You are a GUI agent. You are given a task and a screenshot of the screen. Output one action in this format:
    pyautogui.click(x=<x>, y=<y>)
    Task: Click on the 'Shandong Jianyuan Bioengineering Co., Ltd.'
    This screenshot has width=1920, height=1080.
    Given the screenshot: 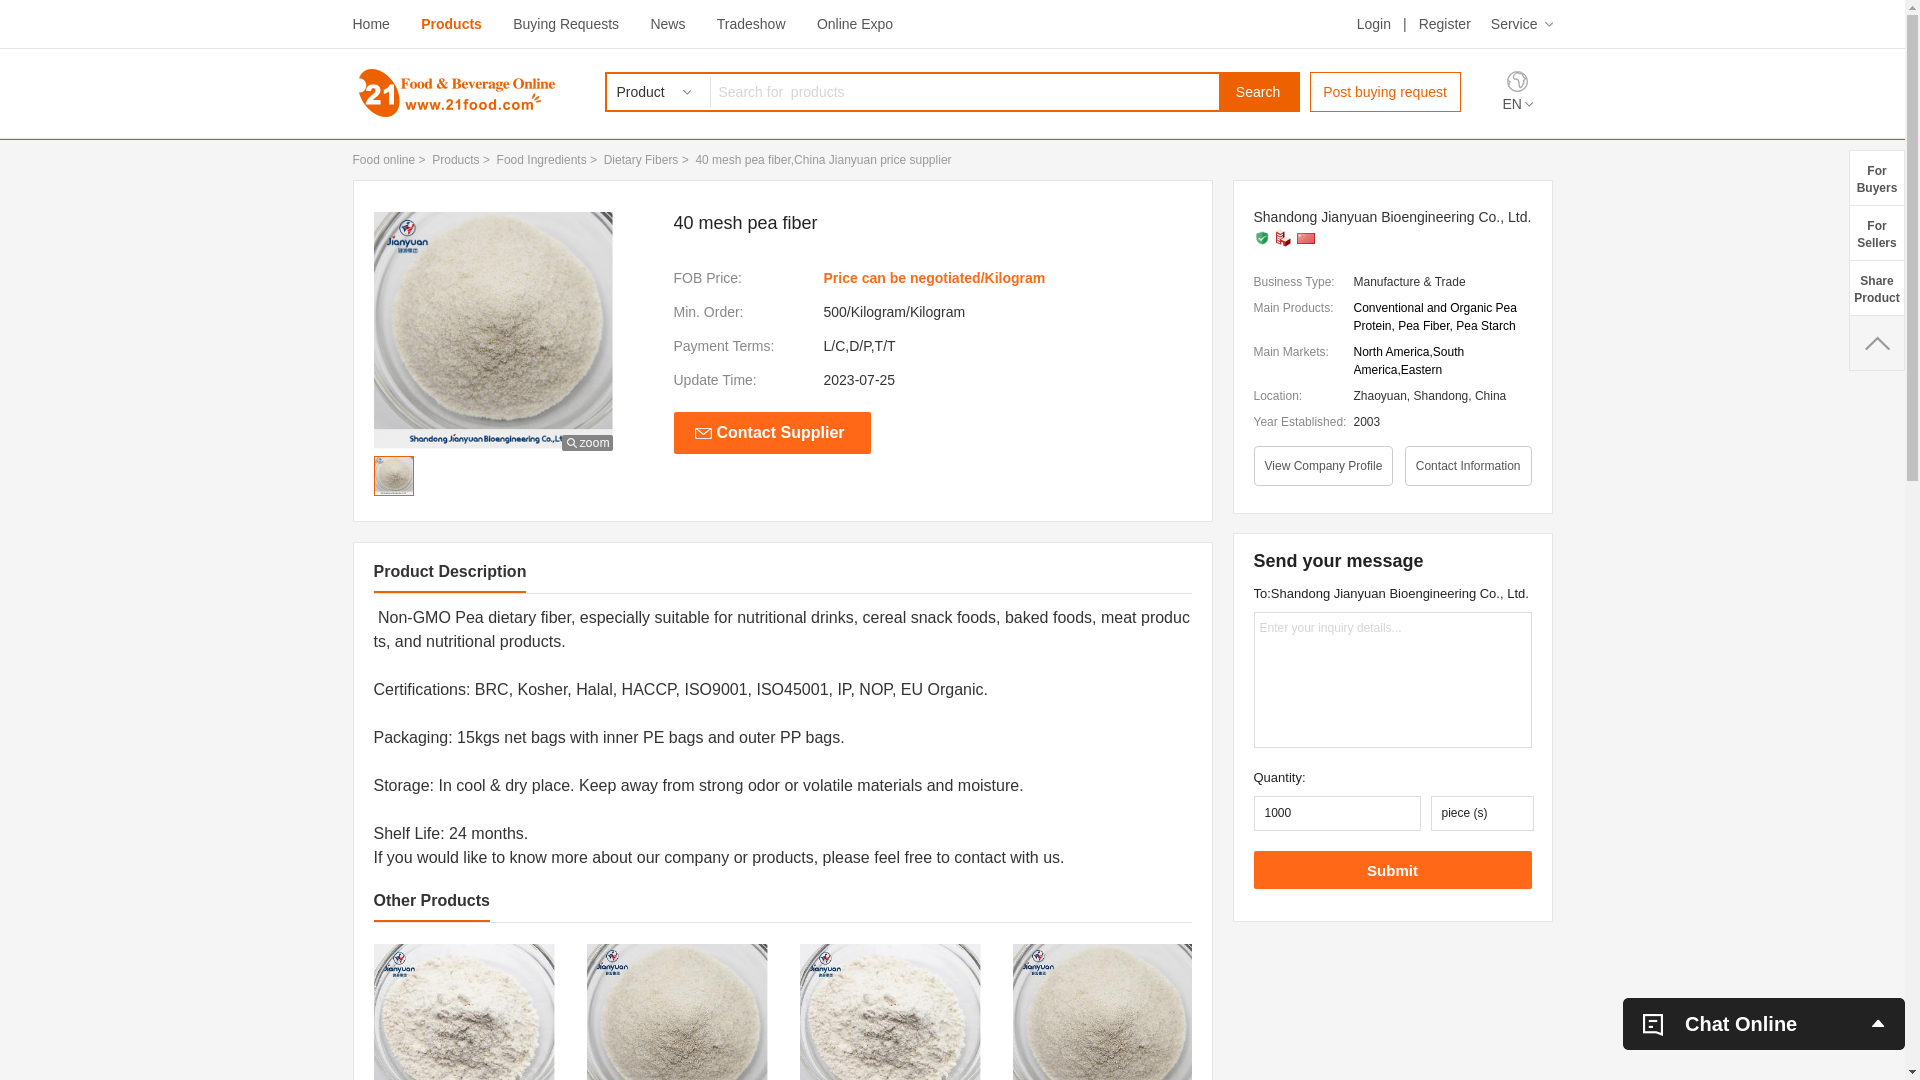 What is the action you would take?
    pyautogui.click(x=1391, y=216)
    